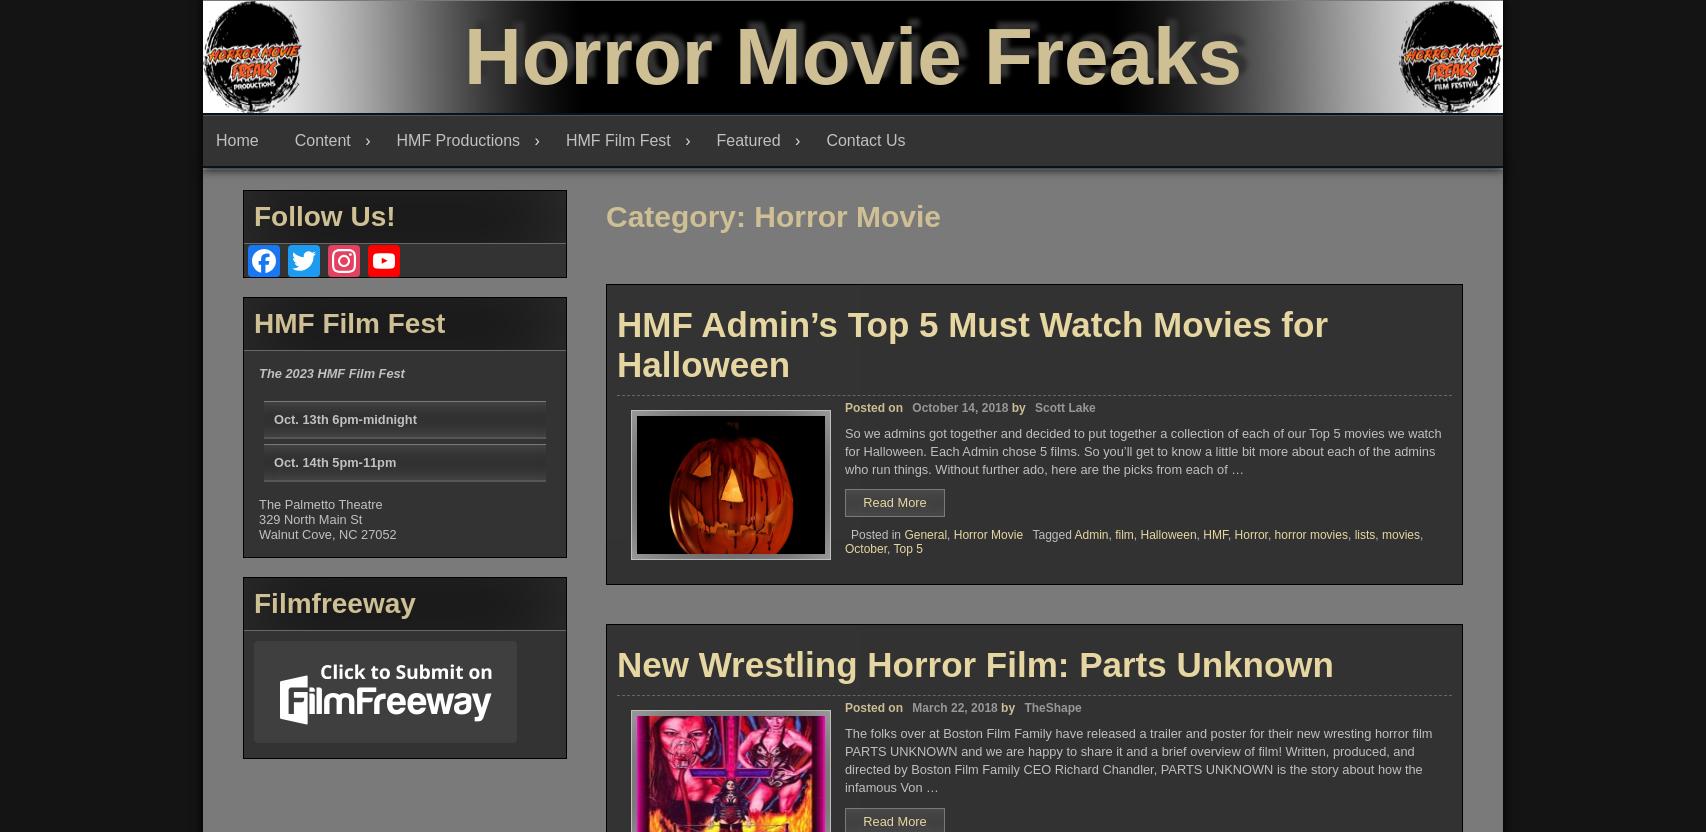  What do you see at coordinates (373, 340) in the screenshot?
I see `'Instagram'` at bounding box center [373, 340].